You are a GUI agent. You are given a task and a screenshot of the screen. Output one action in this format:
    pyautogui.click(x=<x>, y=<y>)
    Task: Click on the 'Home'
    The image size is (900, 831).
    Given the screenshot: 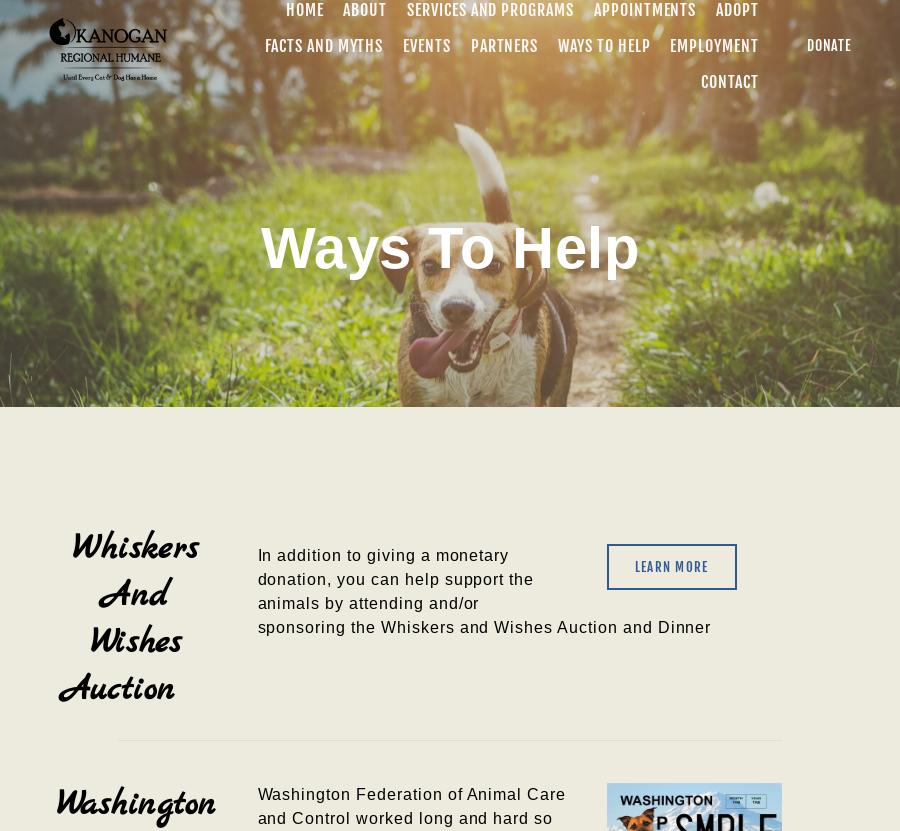 What is the action you would take?
    pyautogui.click(x=303, y=9)
    